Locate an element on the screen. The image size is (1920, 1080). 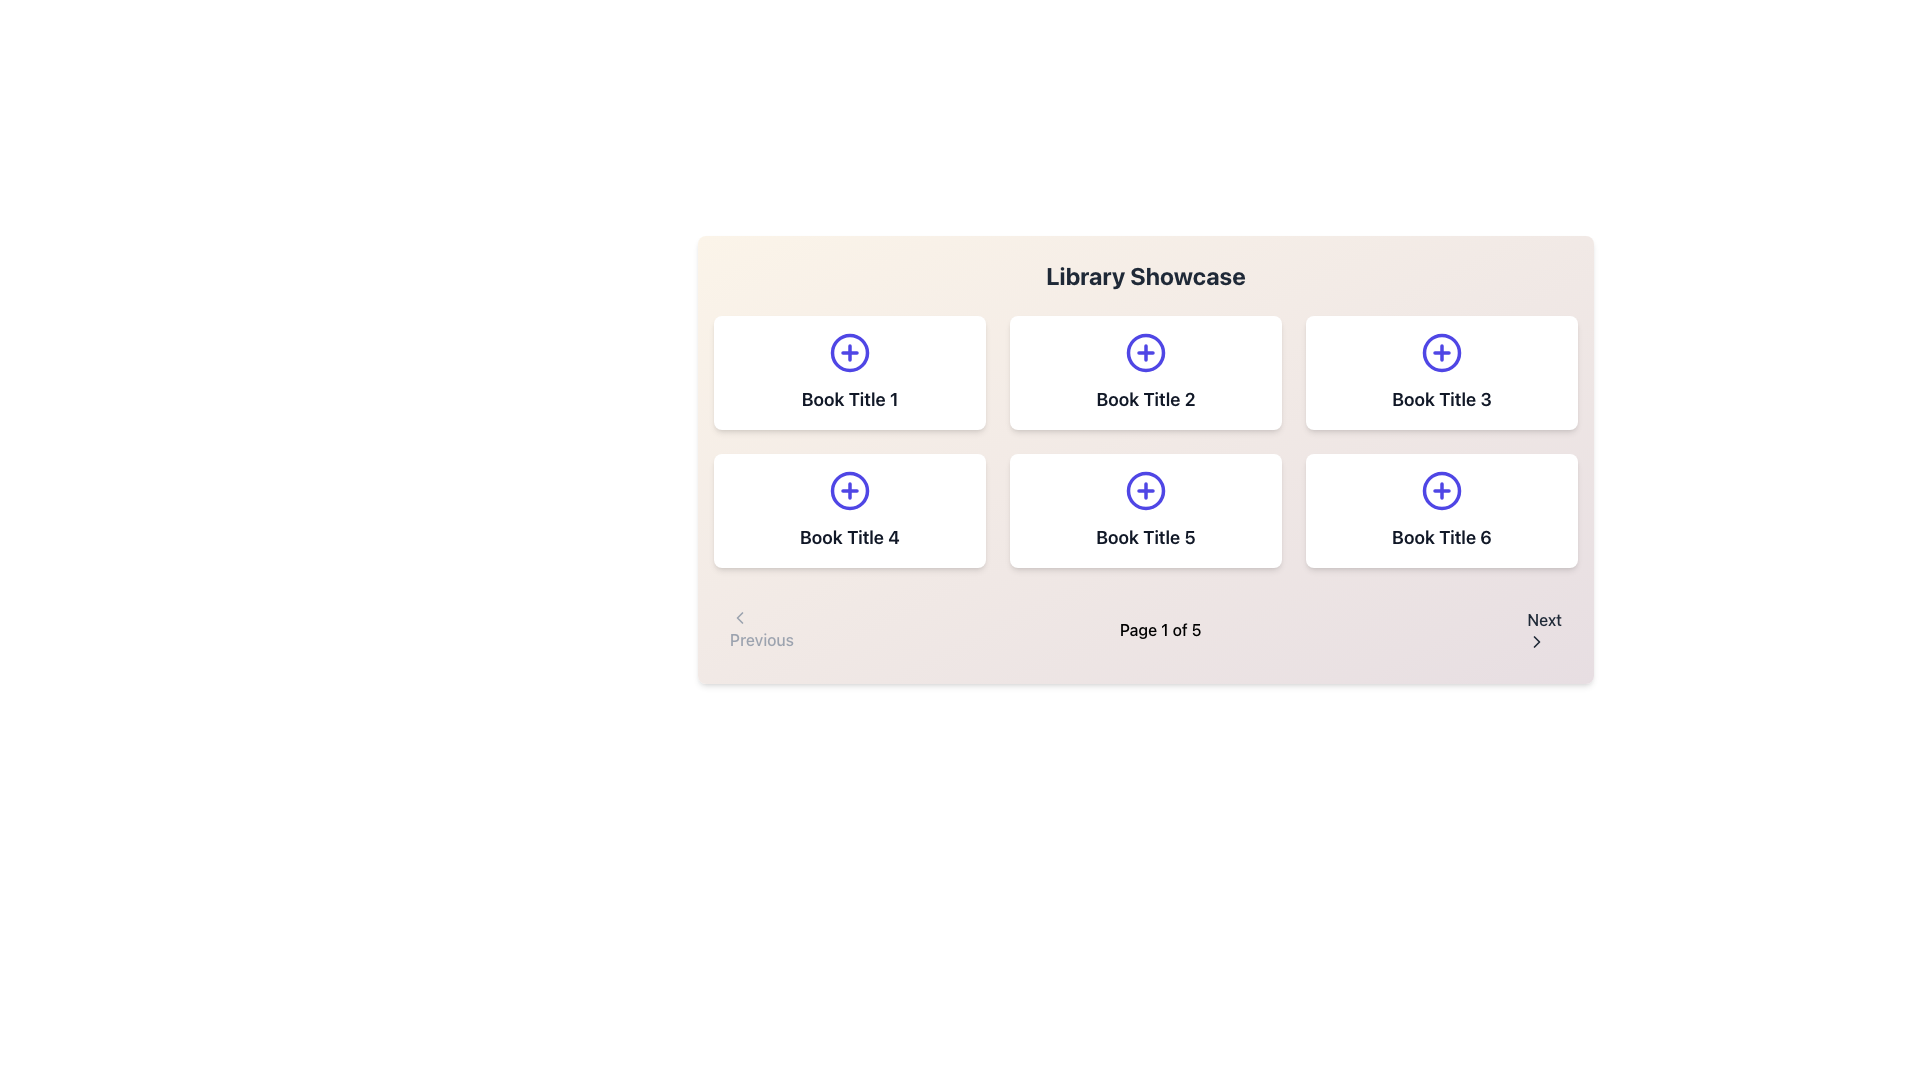
the circular icon with a blue plus sign located in the bottom-right card labeled 'Book Title 6' to interact is located at coordinates (1441, 490).